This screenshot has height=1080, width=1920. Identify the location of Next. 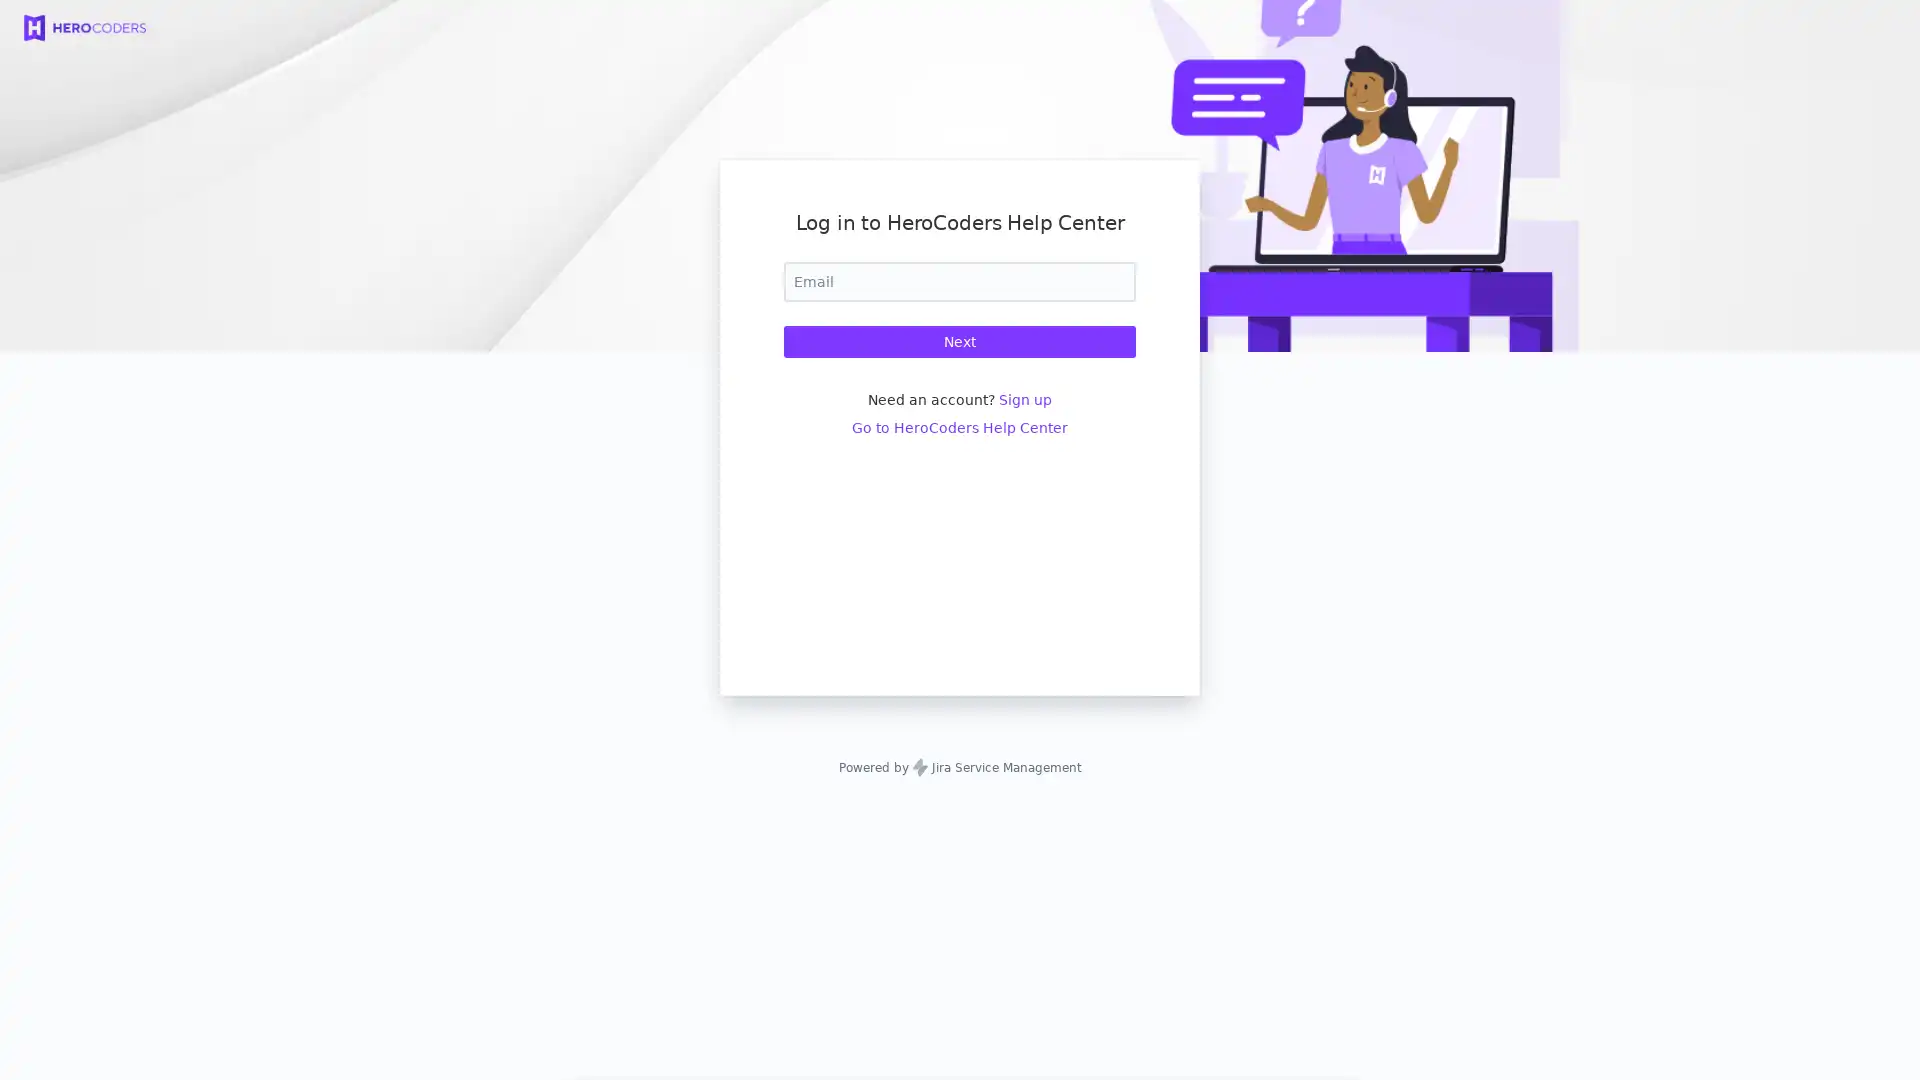
(960, 341).